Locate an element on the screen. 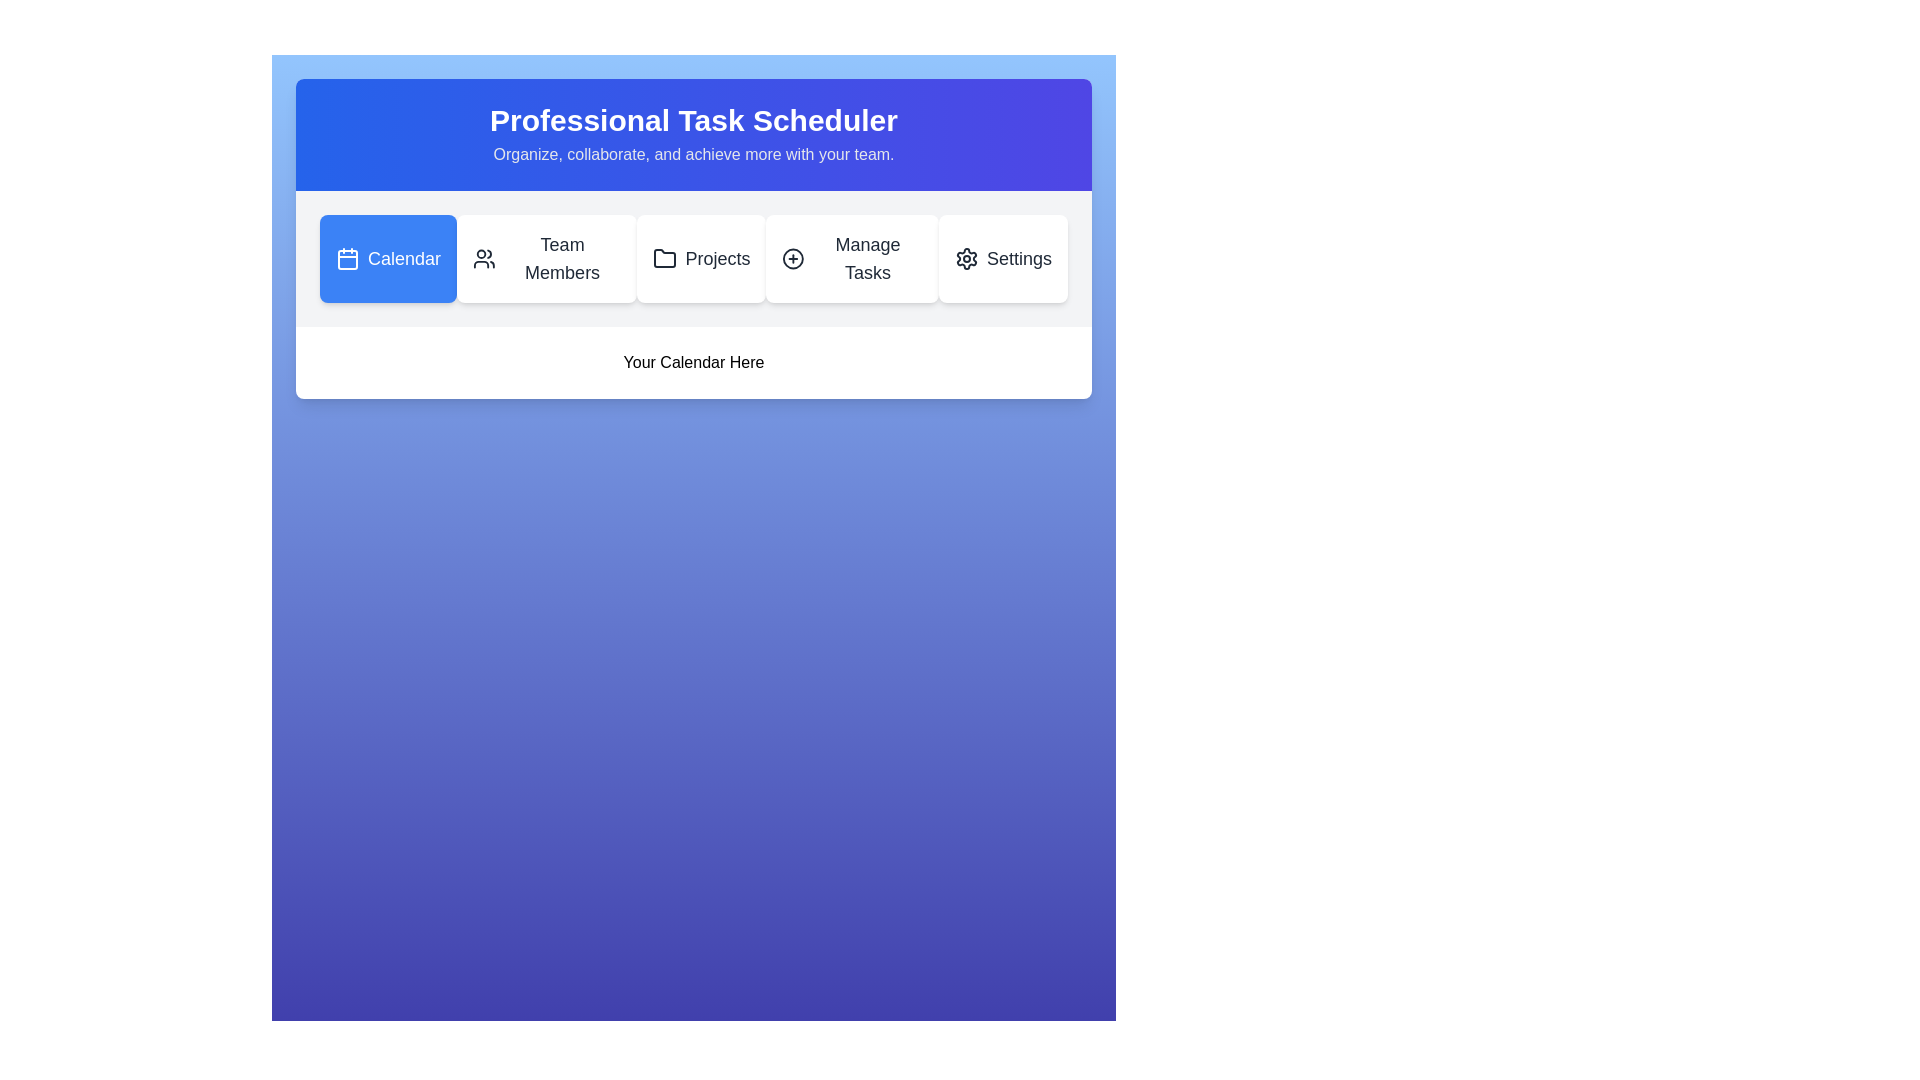  text element that says 'Organize, collaborate, and achieve more with your team.' It is a smaller, subdued gray text located directly below the bold heading 'Professional Task Scheduler.' is located at coordinates (694, 153).